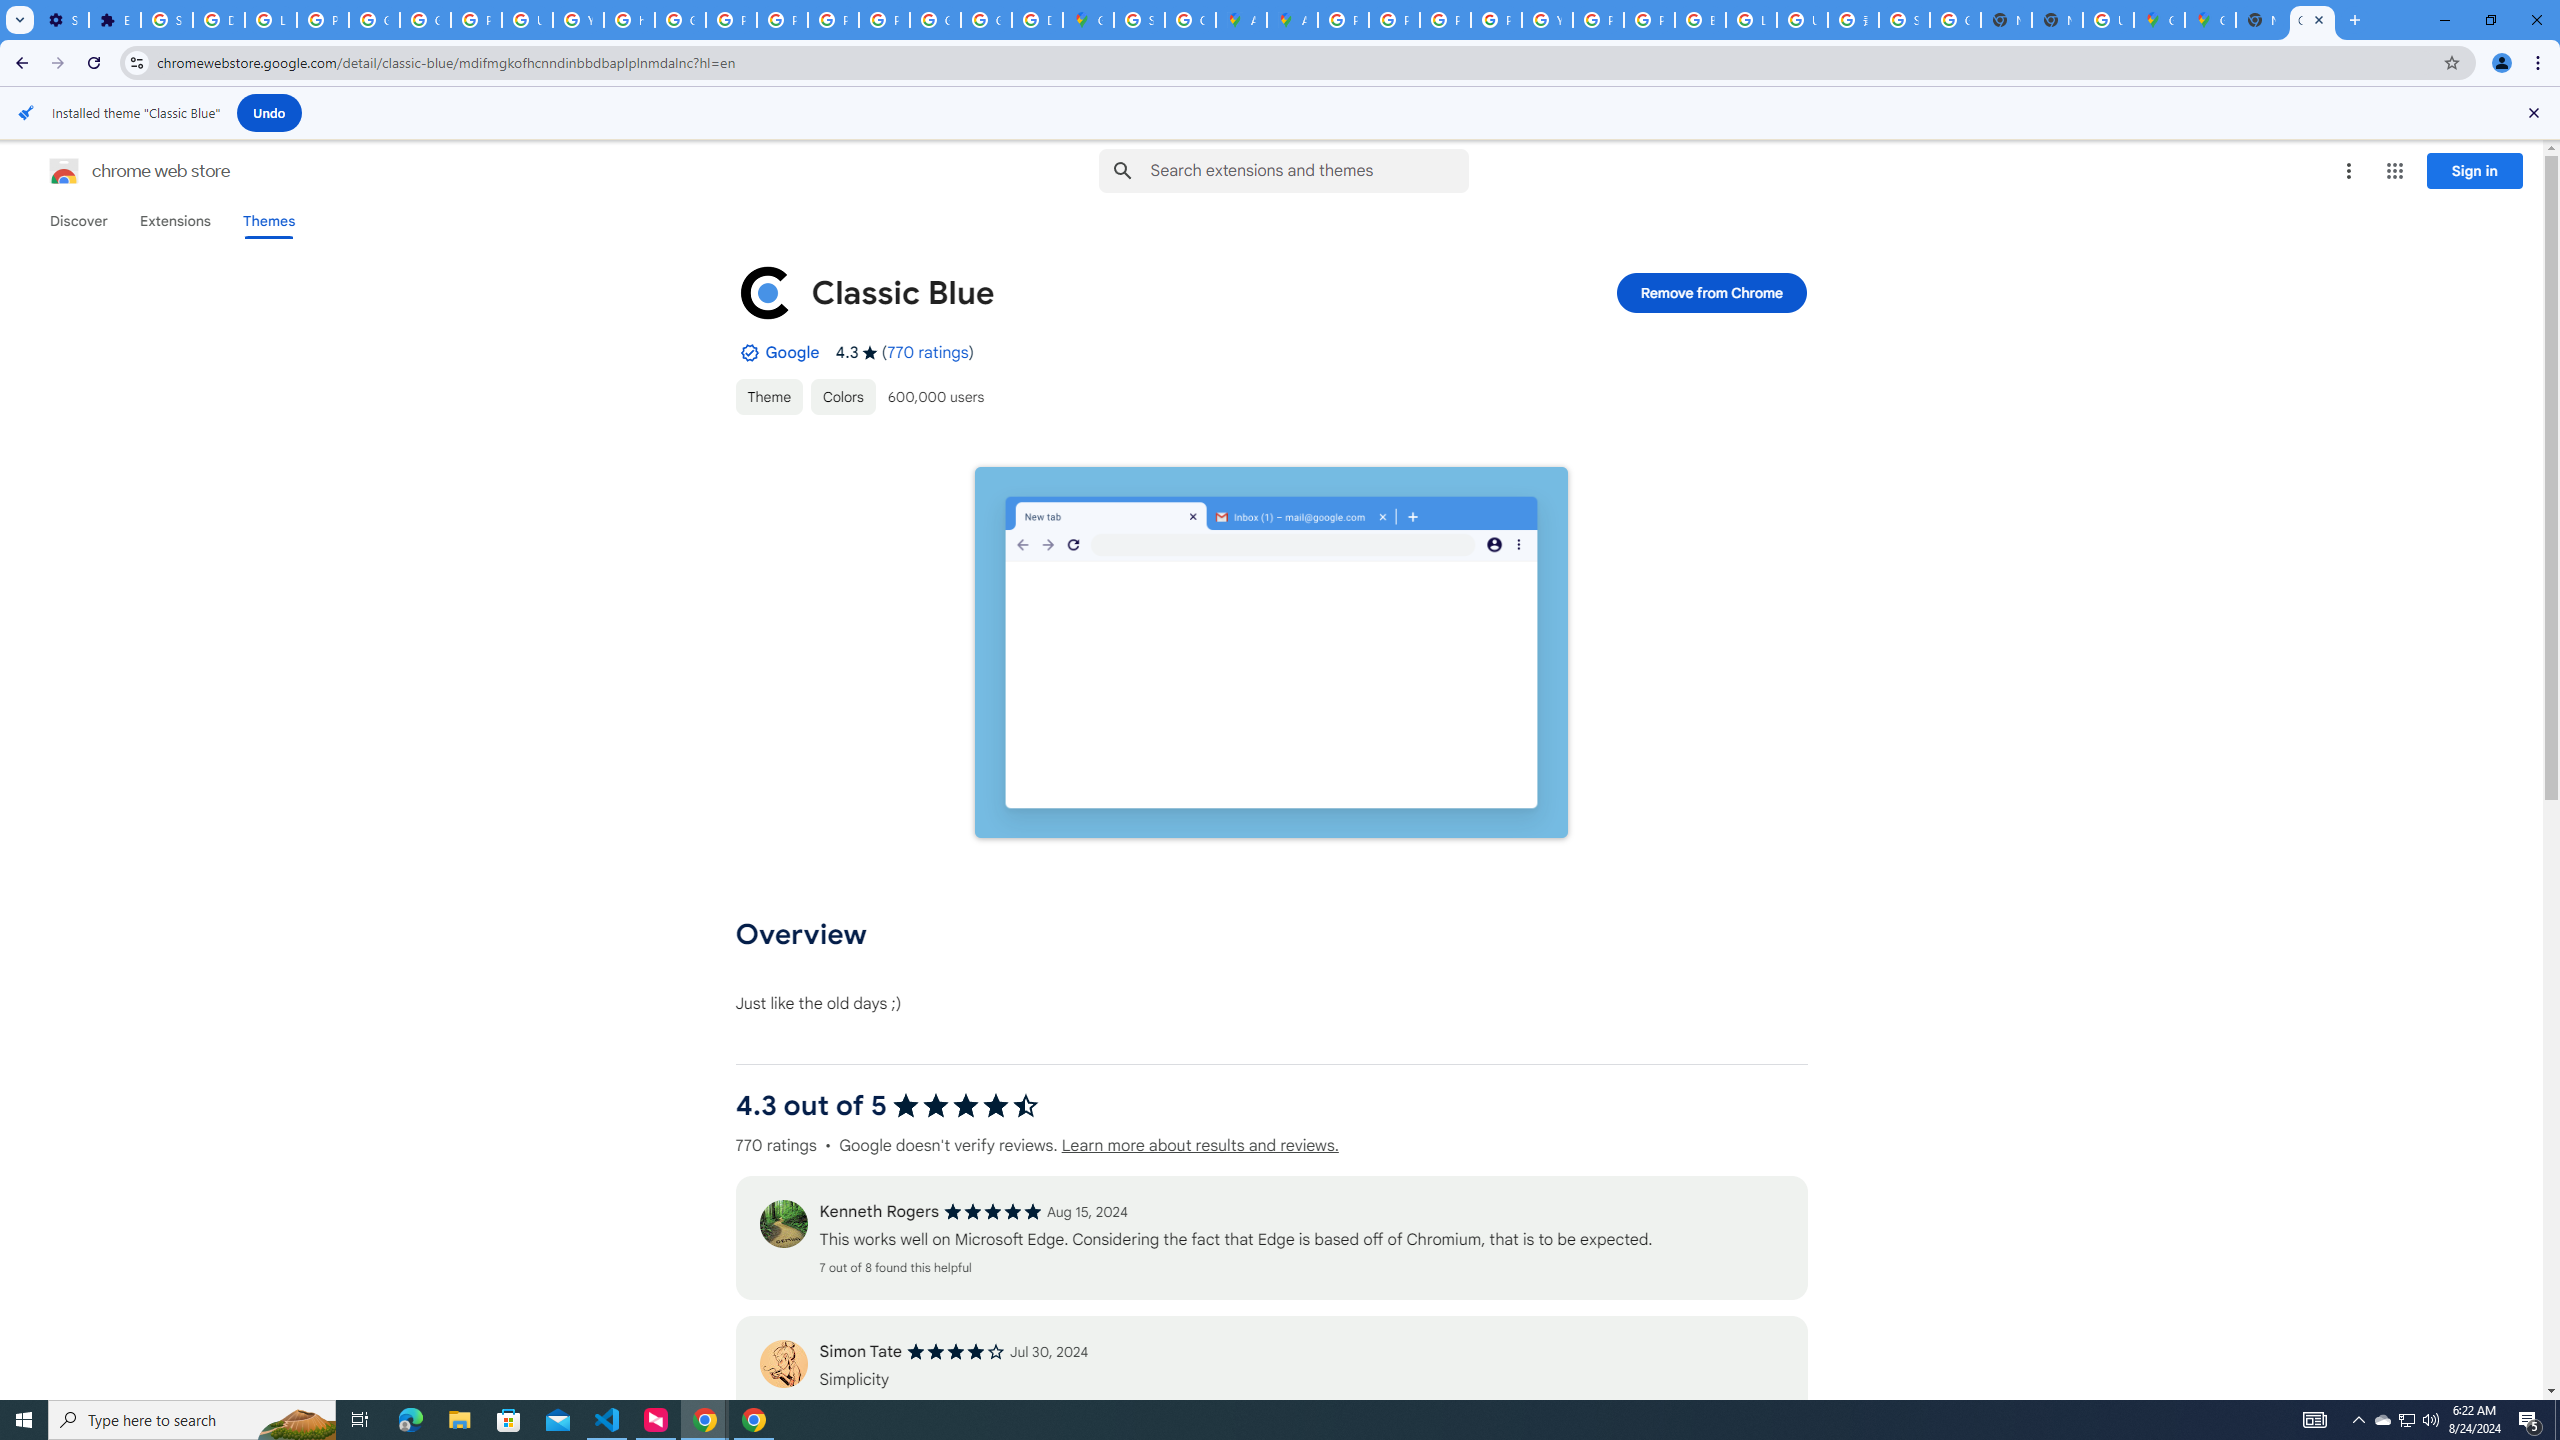 The height and width of the screenshot is (1440, 2560). Describe the element at coordinates (2348, 171) in the screenshot. I see `'More options menu'` at that location.